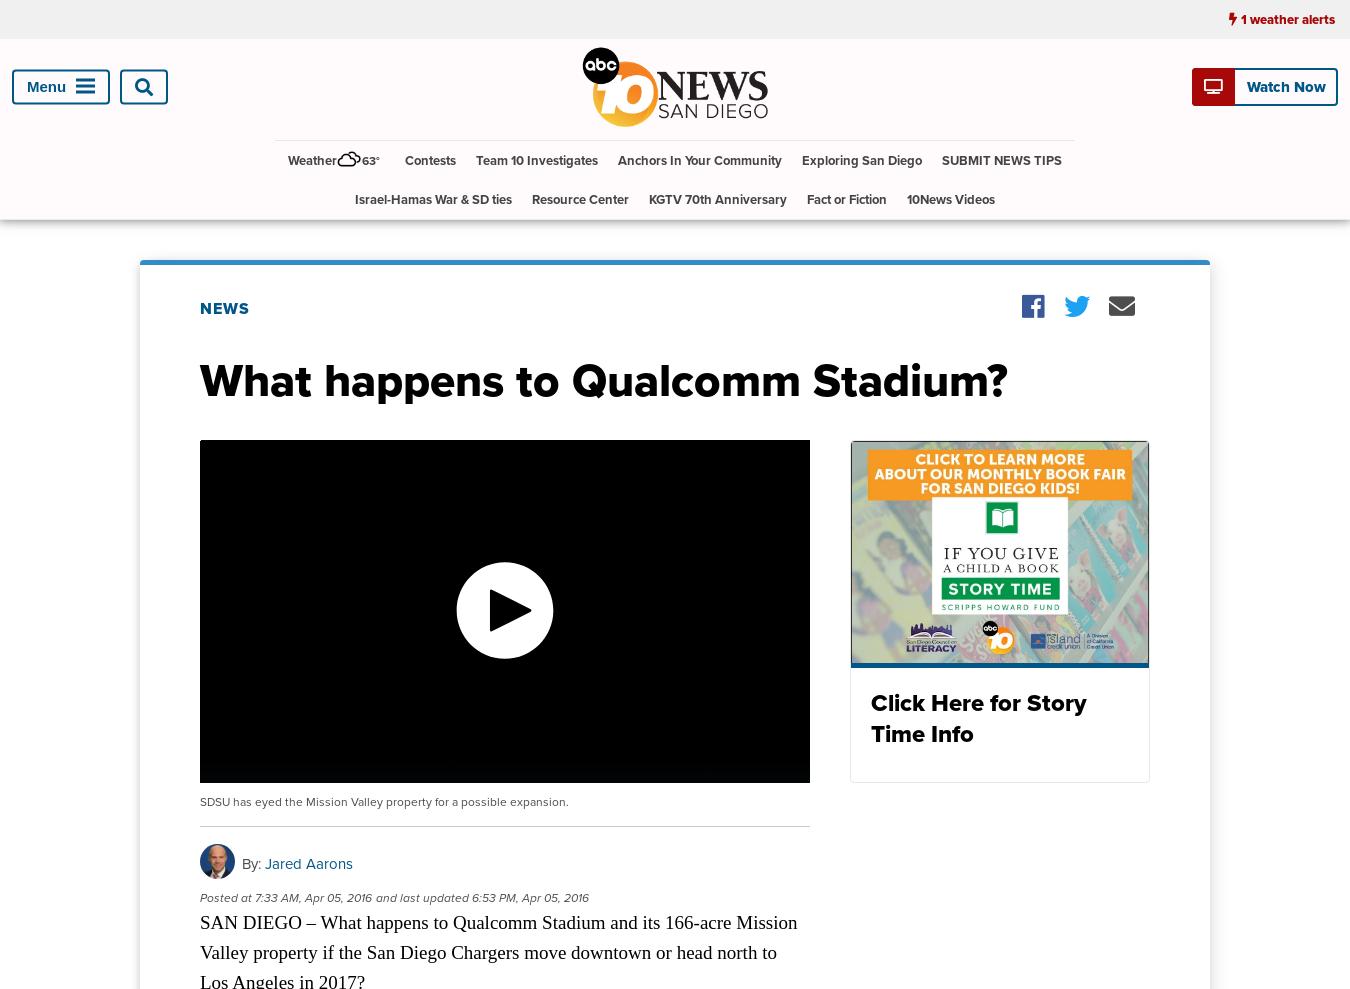 The height and width of the screenshot is (989, 1350). Describe the element at coordinates (225, 307) in the screenshot. I see `'News'` at that location.